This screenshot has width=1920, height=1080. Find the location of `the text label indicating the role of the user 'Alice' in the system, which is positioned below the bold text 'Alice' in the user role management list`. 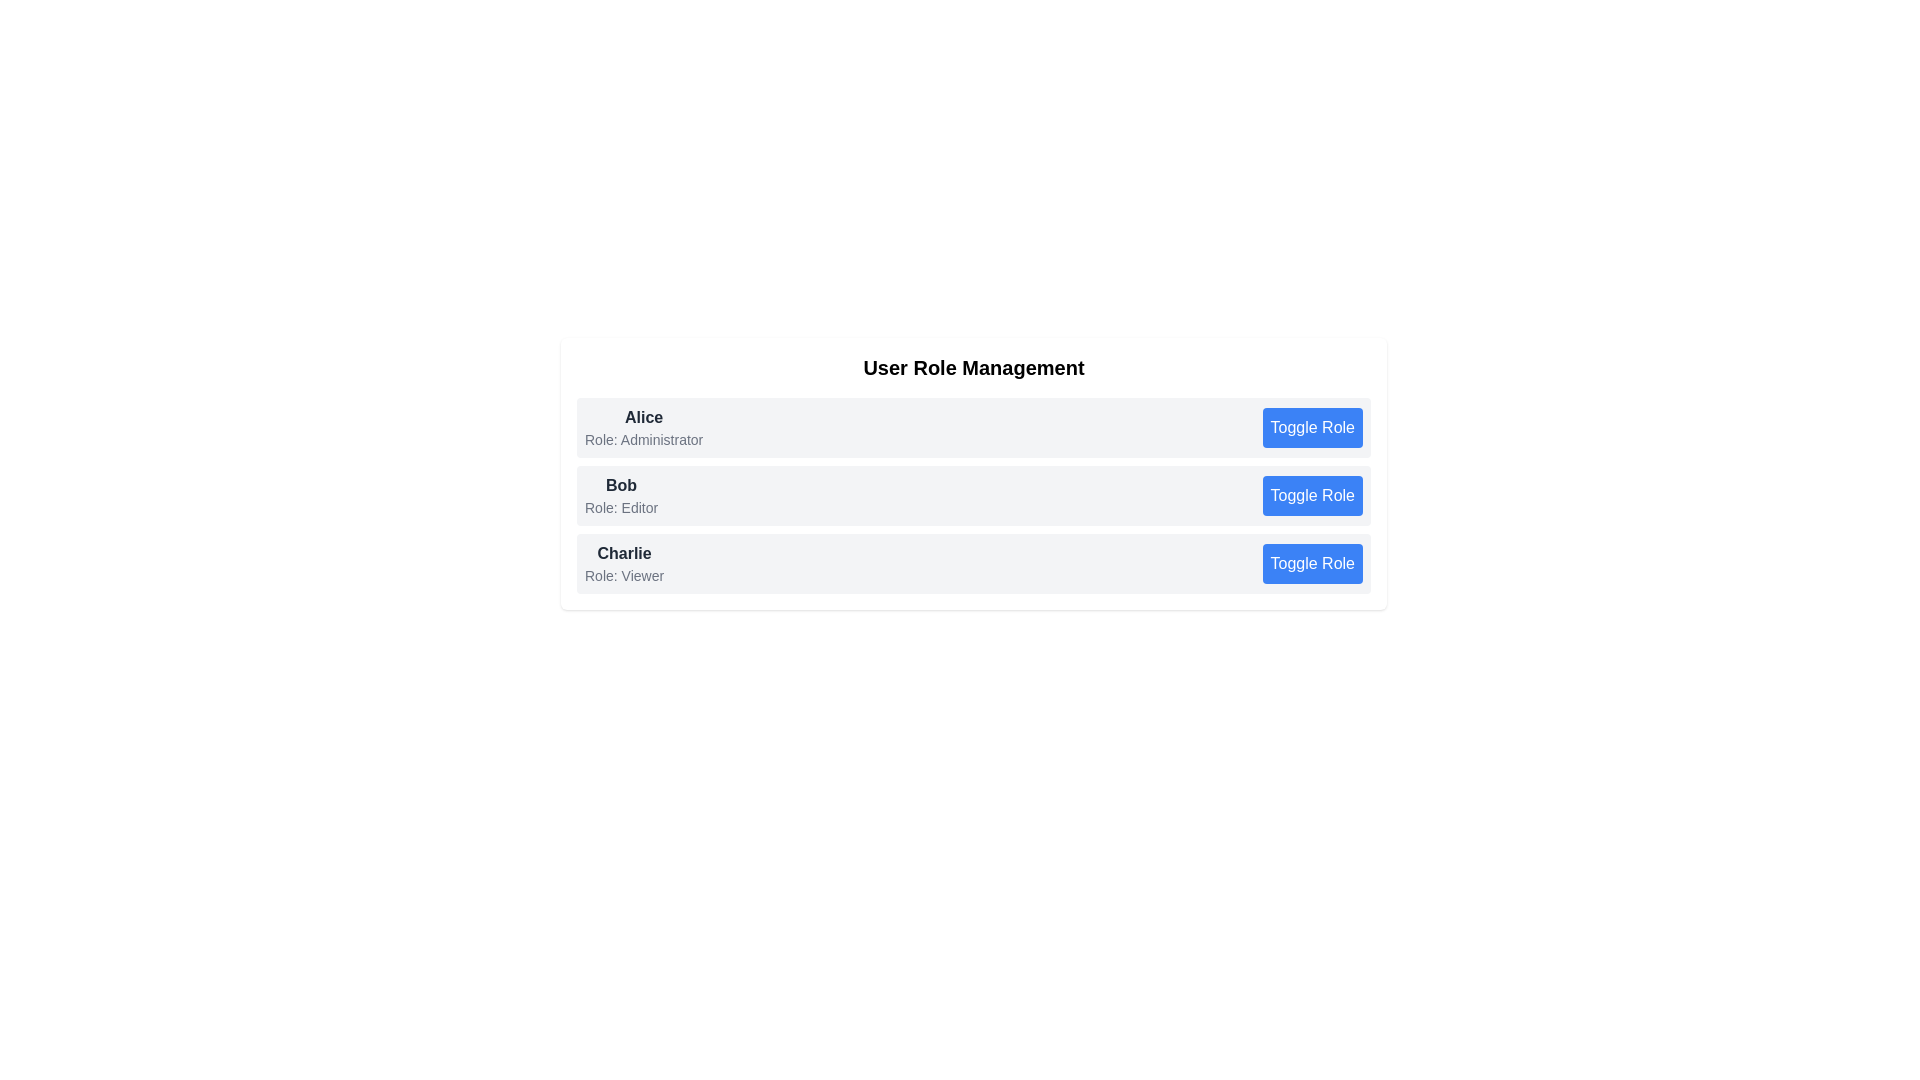

the text label indicating the role of the user 'Alice' in the system, which is positioned below the bold text 'Alice' in the user role management list is located at coordinates (644, 438).